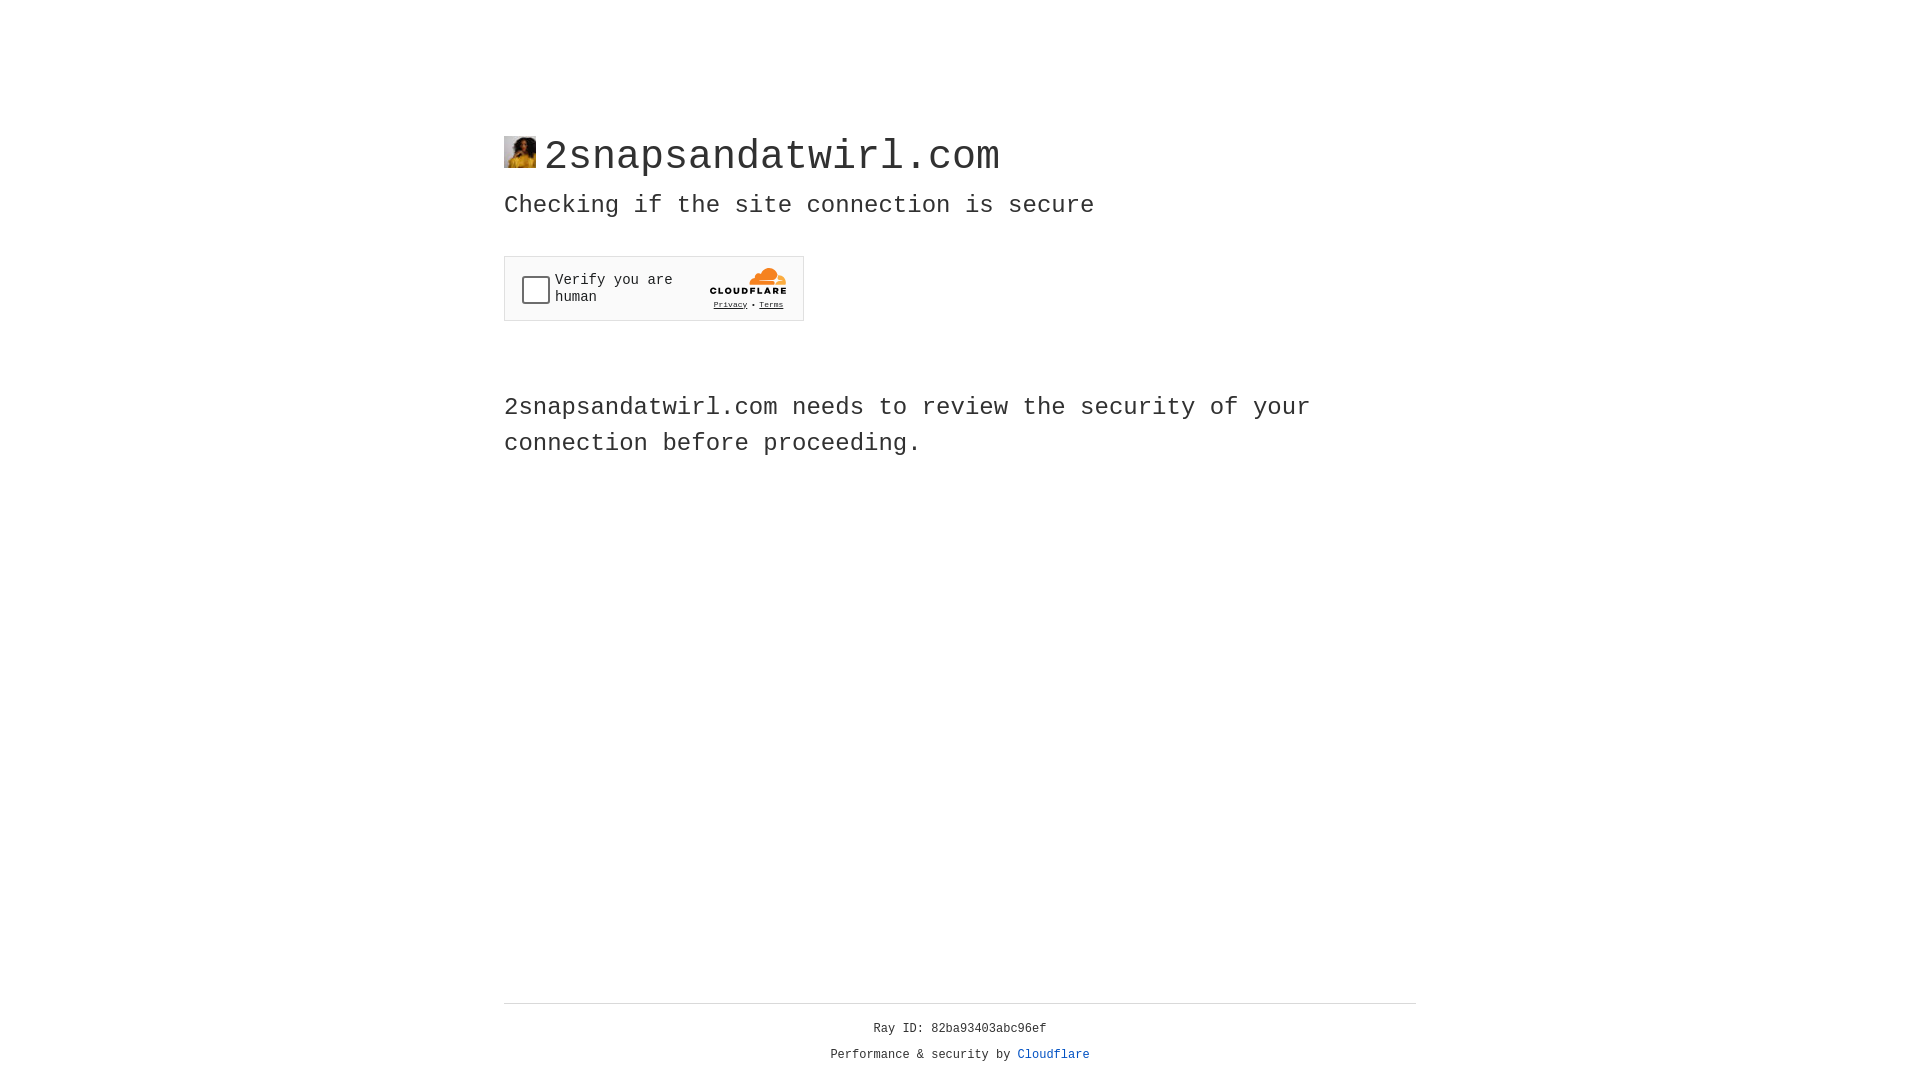 The width and height of the screenshot is (1920, 1080). What do you see at coordinates (653, 288) in the screenshot?
I see `'Widget containing a Cloudflare security challenge'` at bounding box center [653, 288].